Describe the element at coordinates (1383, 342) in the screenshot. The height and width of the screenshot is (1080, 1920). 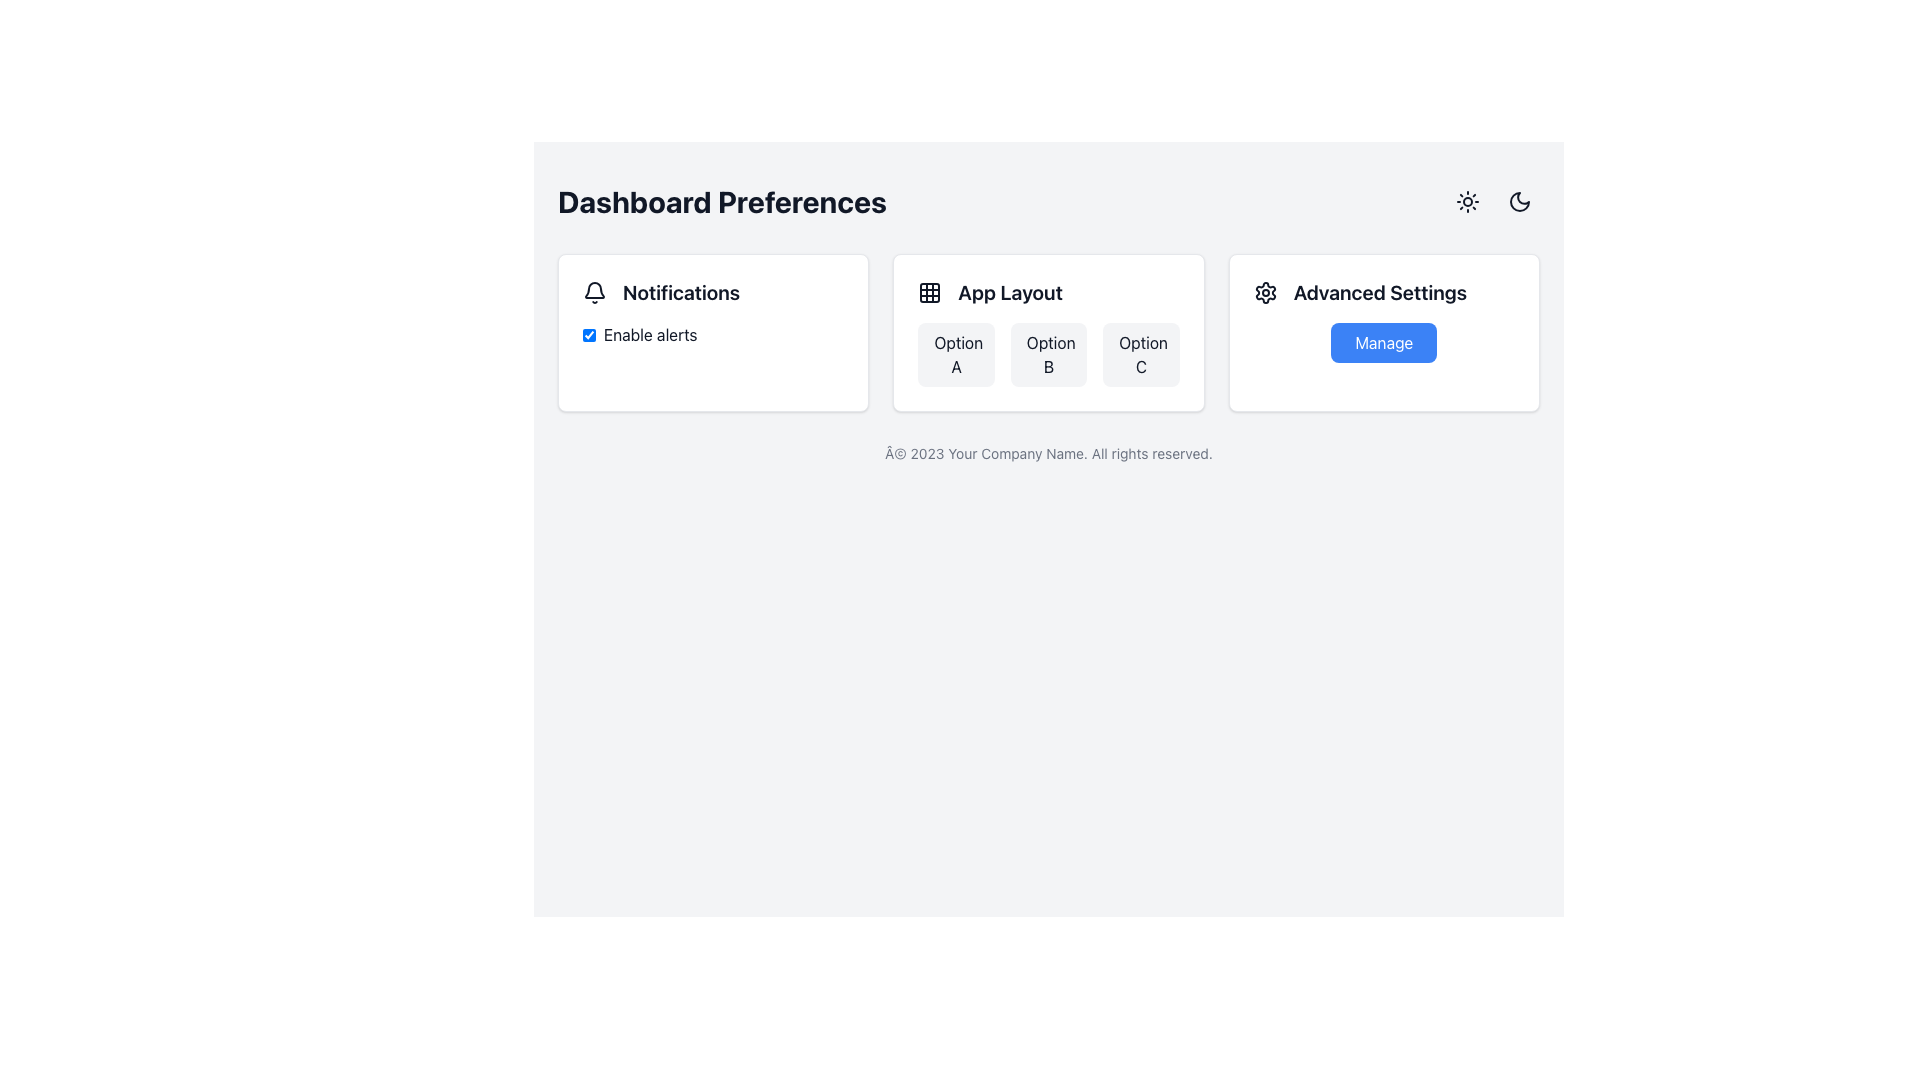
I see `the 'Advanced Settings' button` at that location.